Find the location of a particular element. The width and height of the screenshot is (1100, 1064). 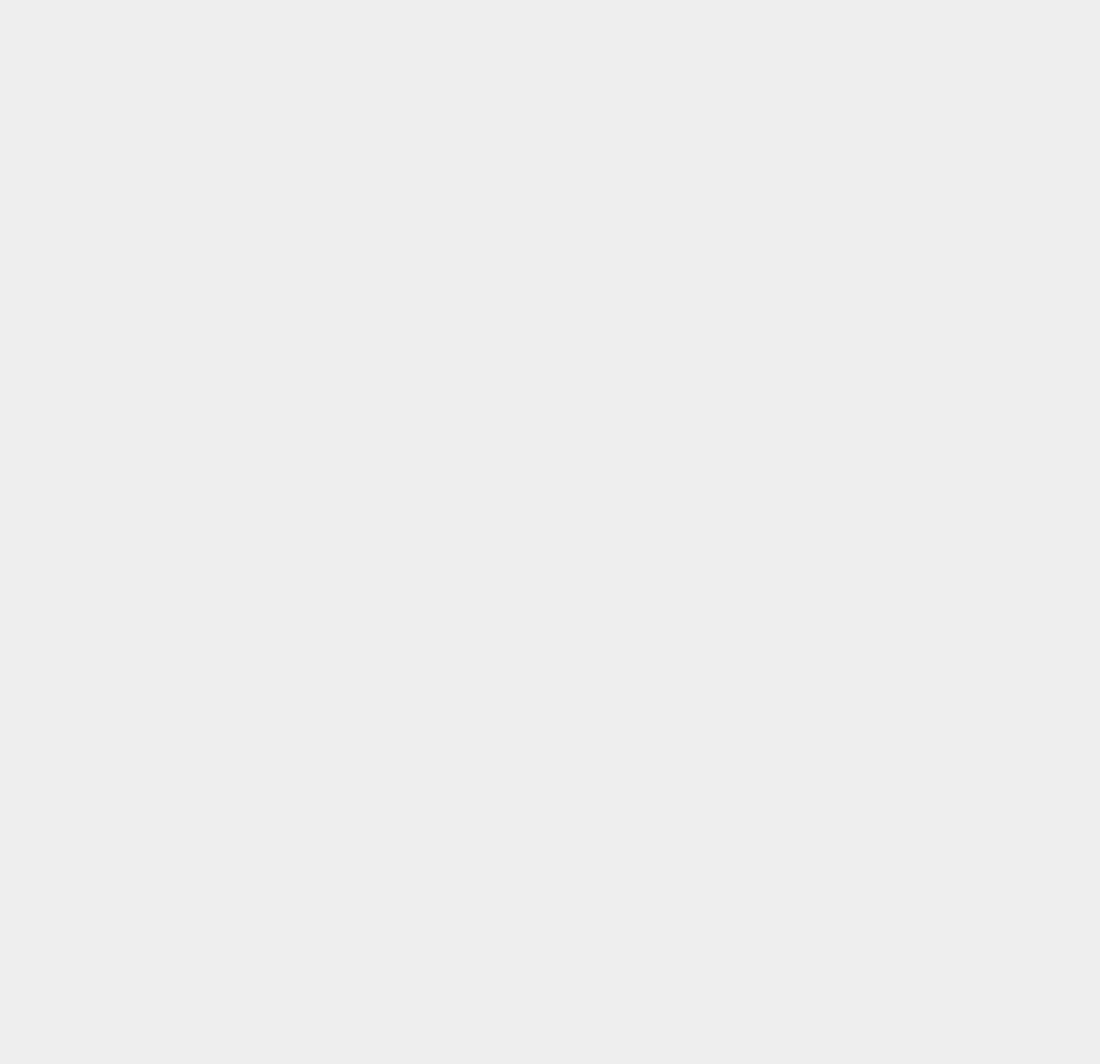

'eCommerce' is located at coordinates (814, 766).